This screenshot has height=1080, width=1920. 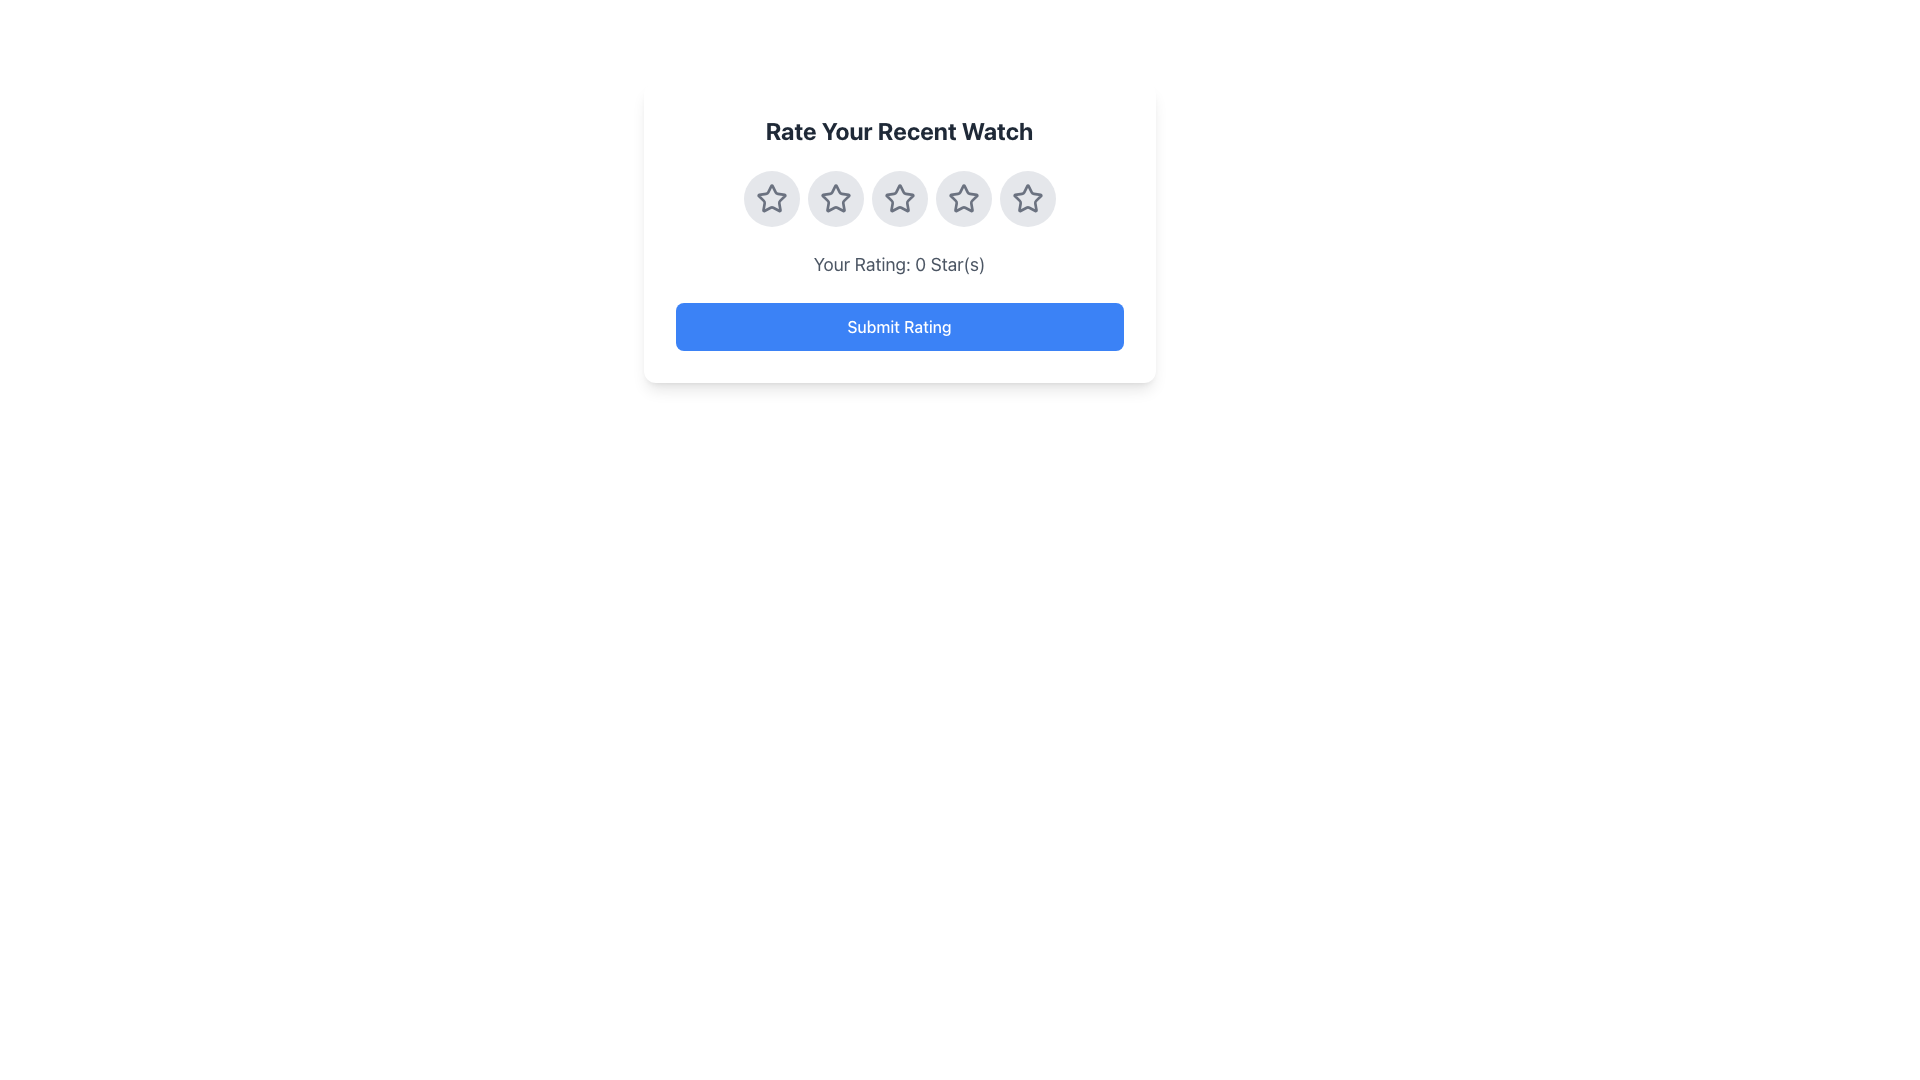 What do you see at coordinates (835, 198) in the screenshot?
I see `the second star icon in the 5-star rating system` at bounding box center [835, 198].